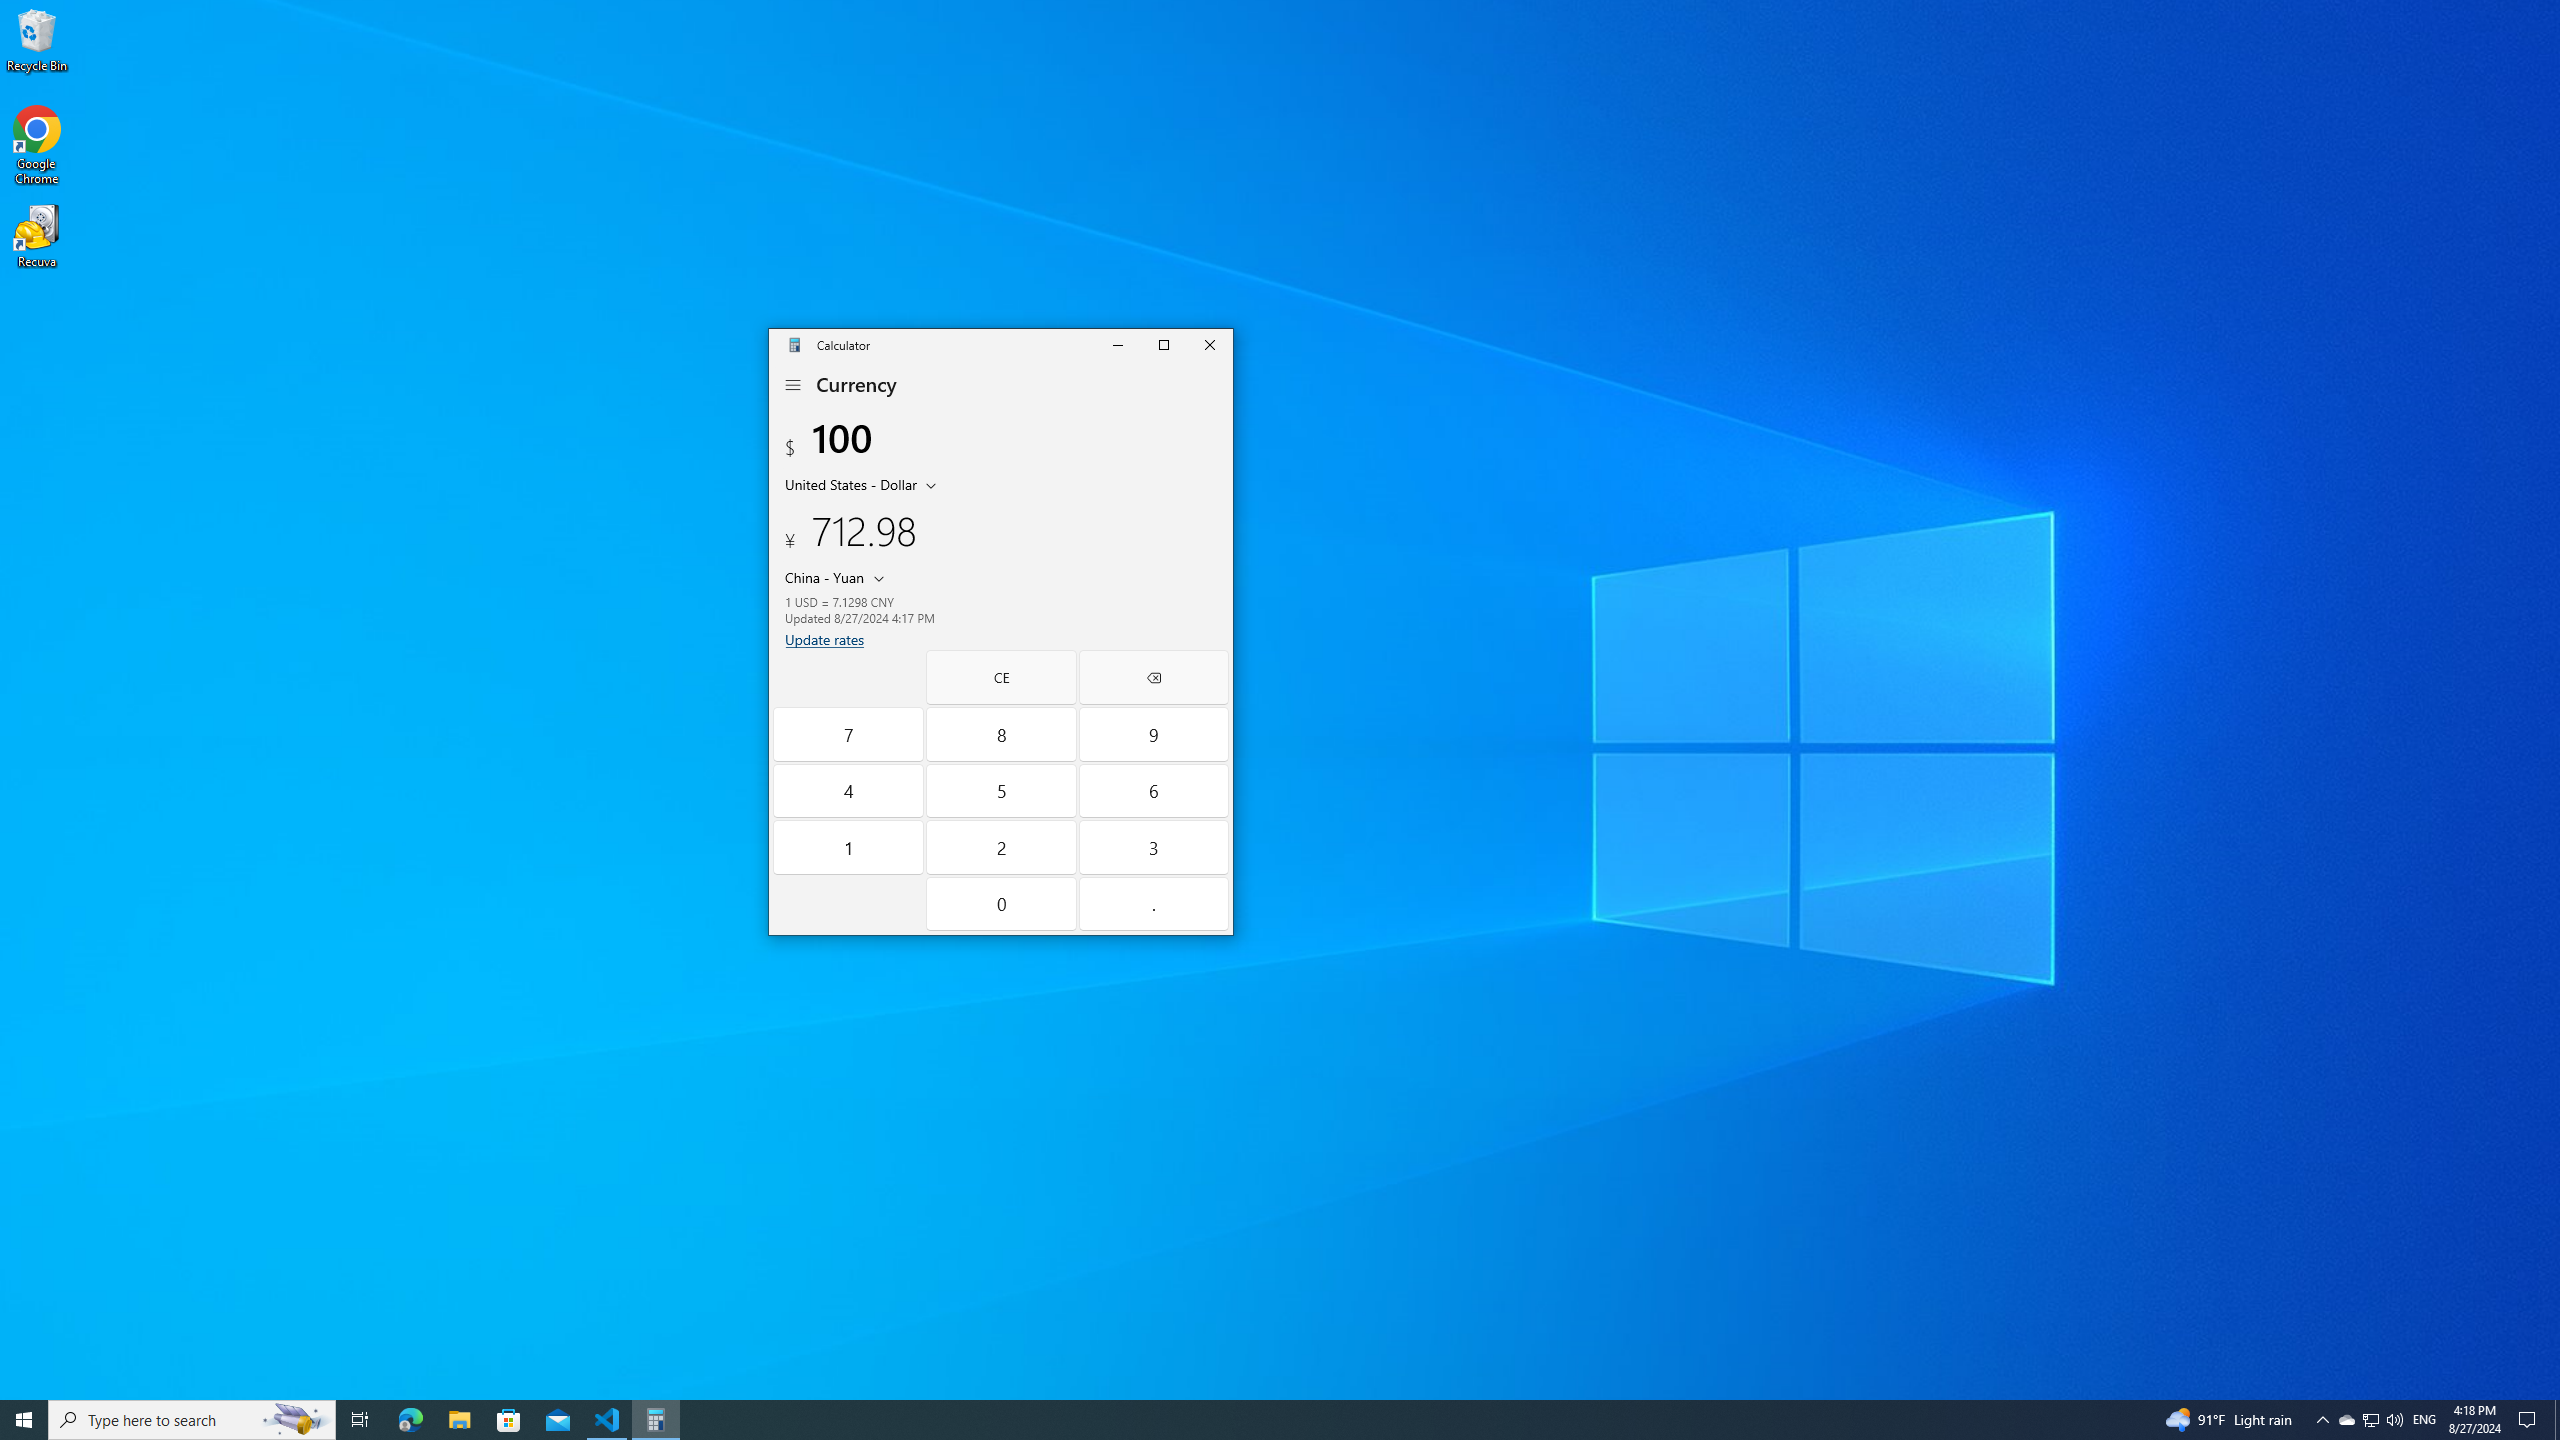 This screenshot has width=2560, height=1440. I want to click on 'Notification Chevron', so click(2323, 1418).